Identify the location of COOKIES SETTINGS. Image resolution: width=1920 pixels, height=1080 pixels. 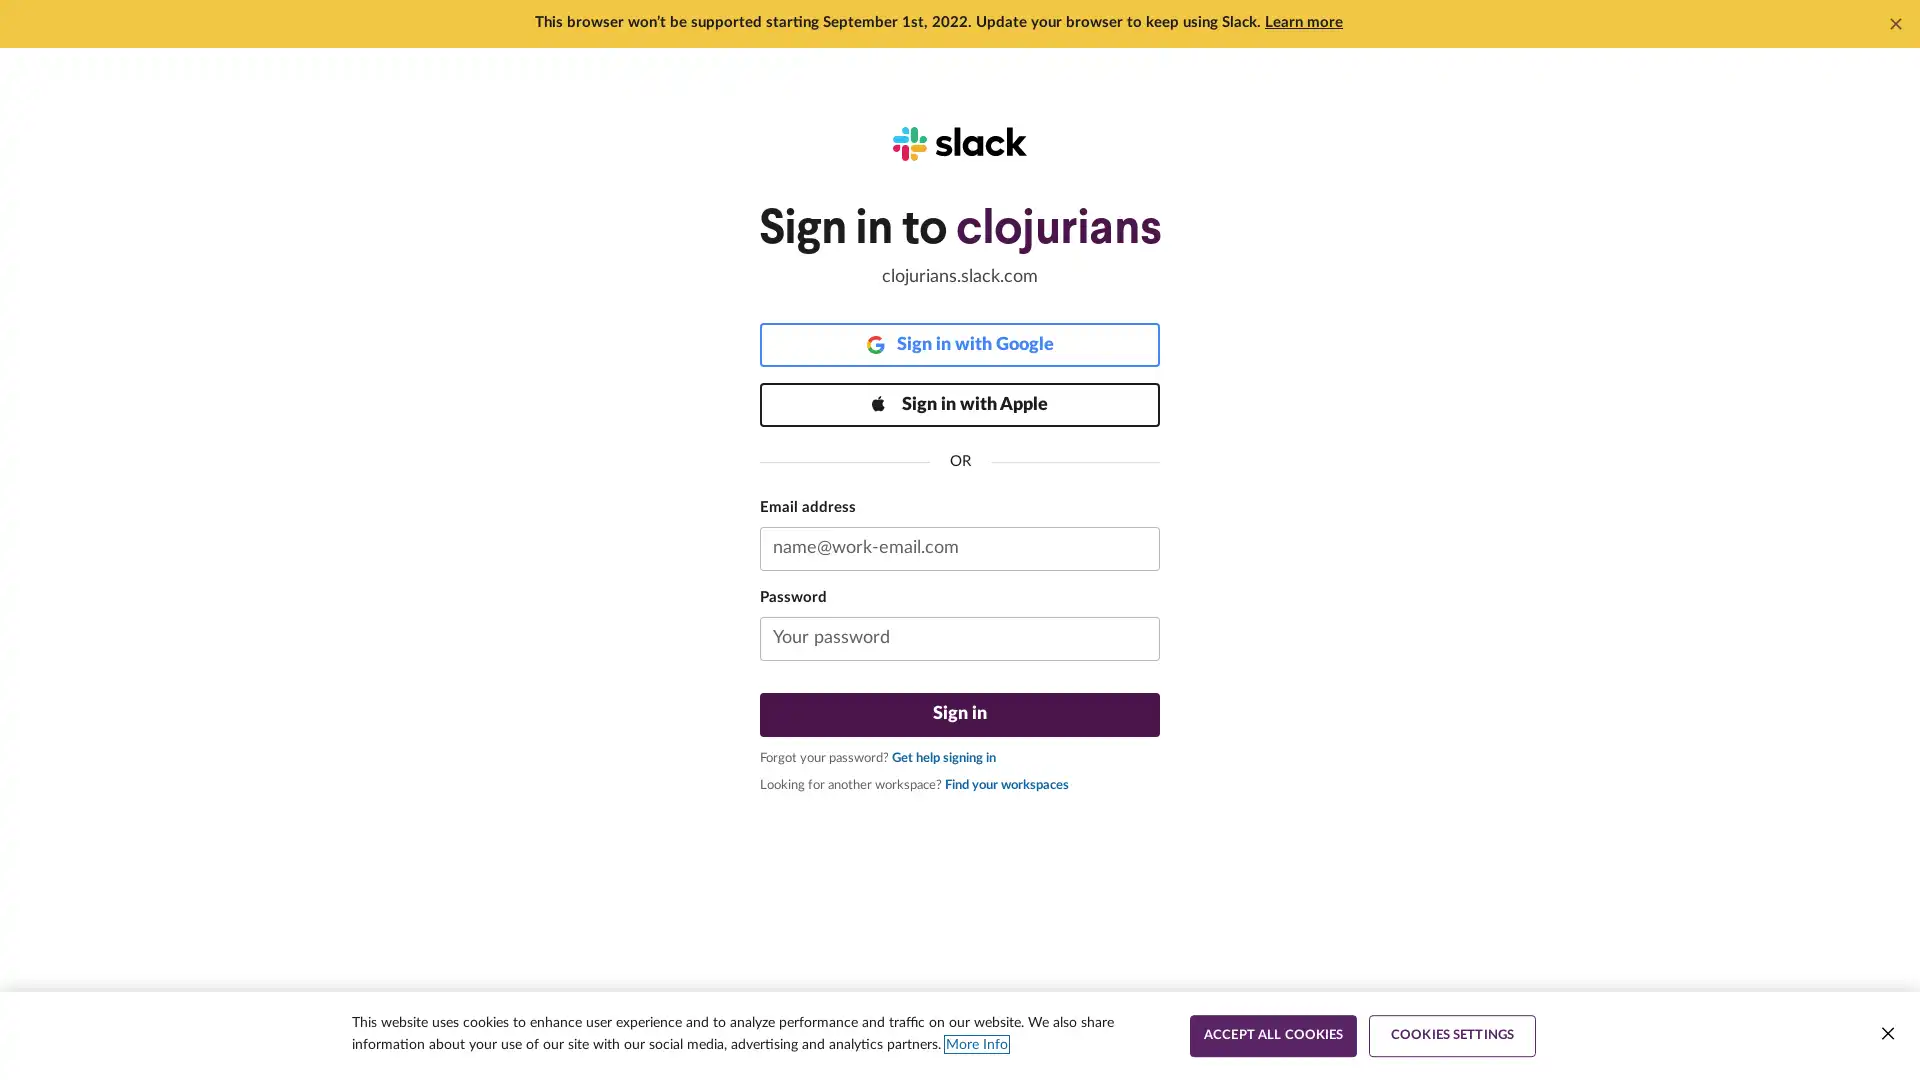
(1452, 1035).